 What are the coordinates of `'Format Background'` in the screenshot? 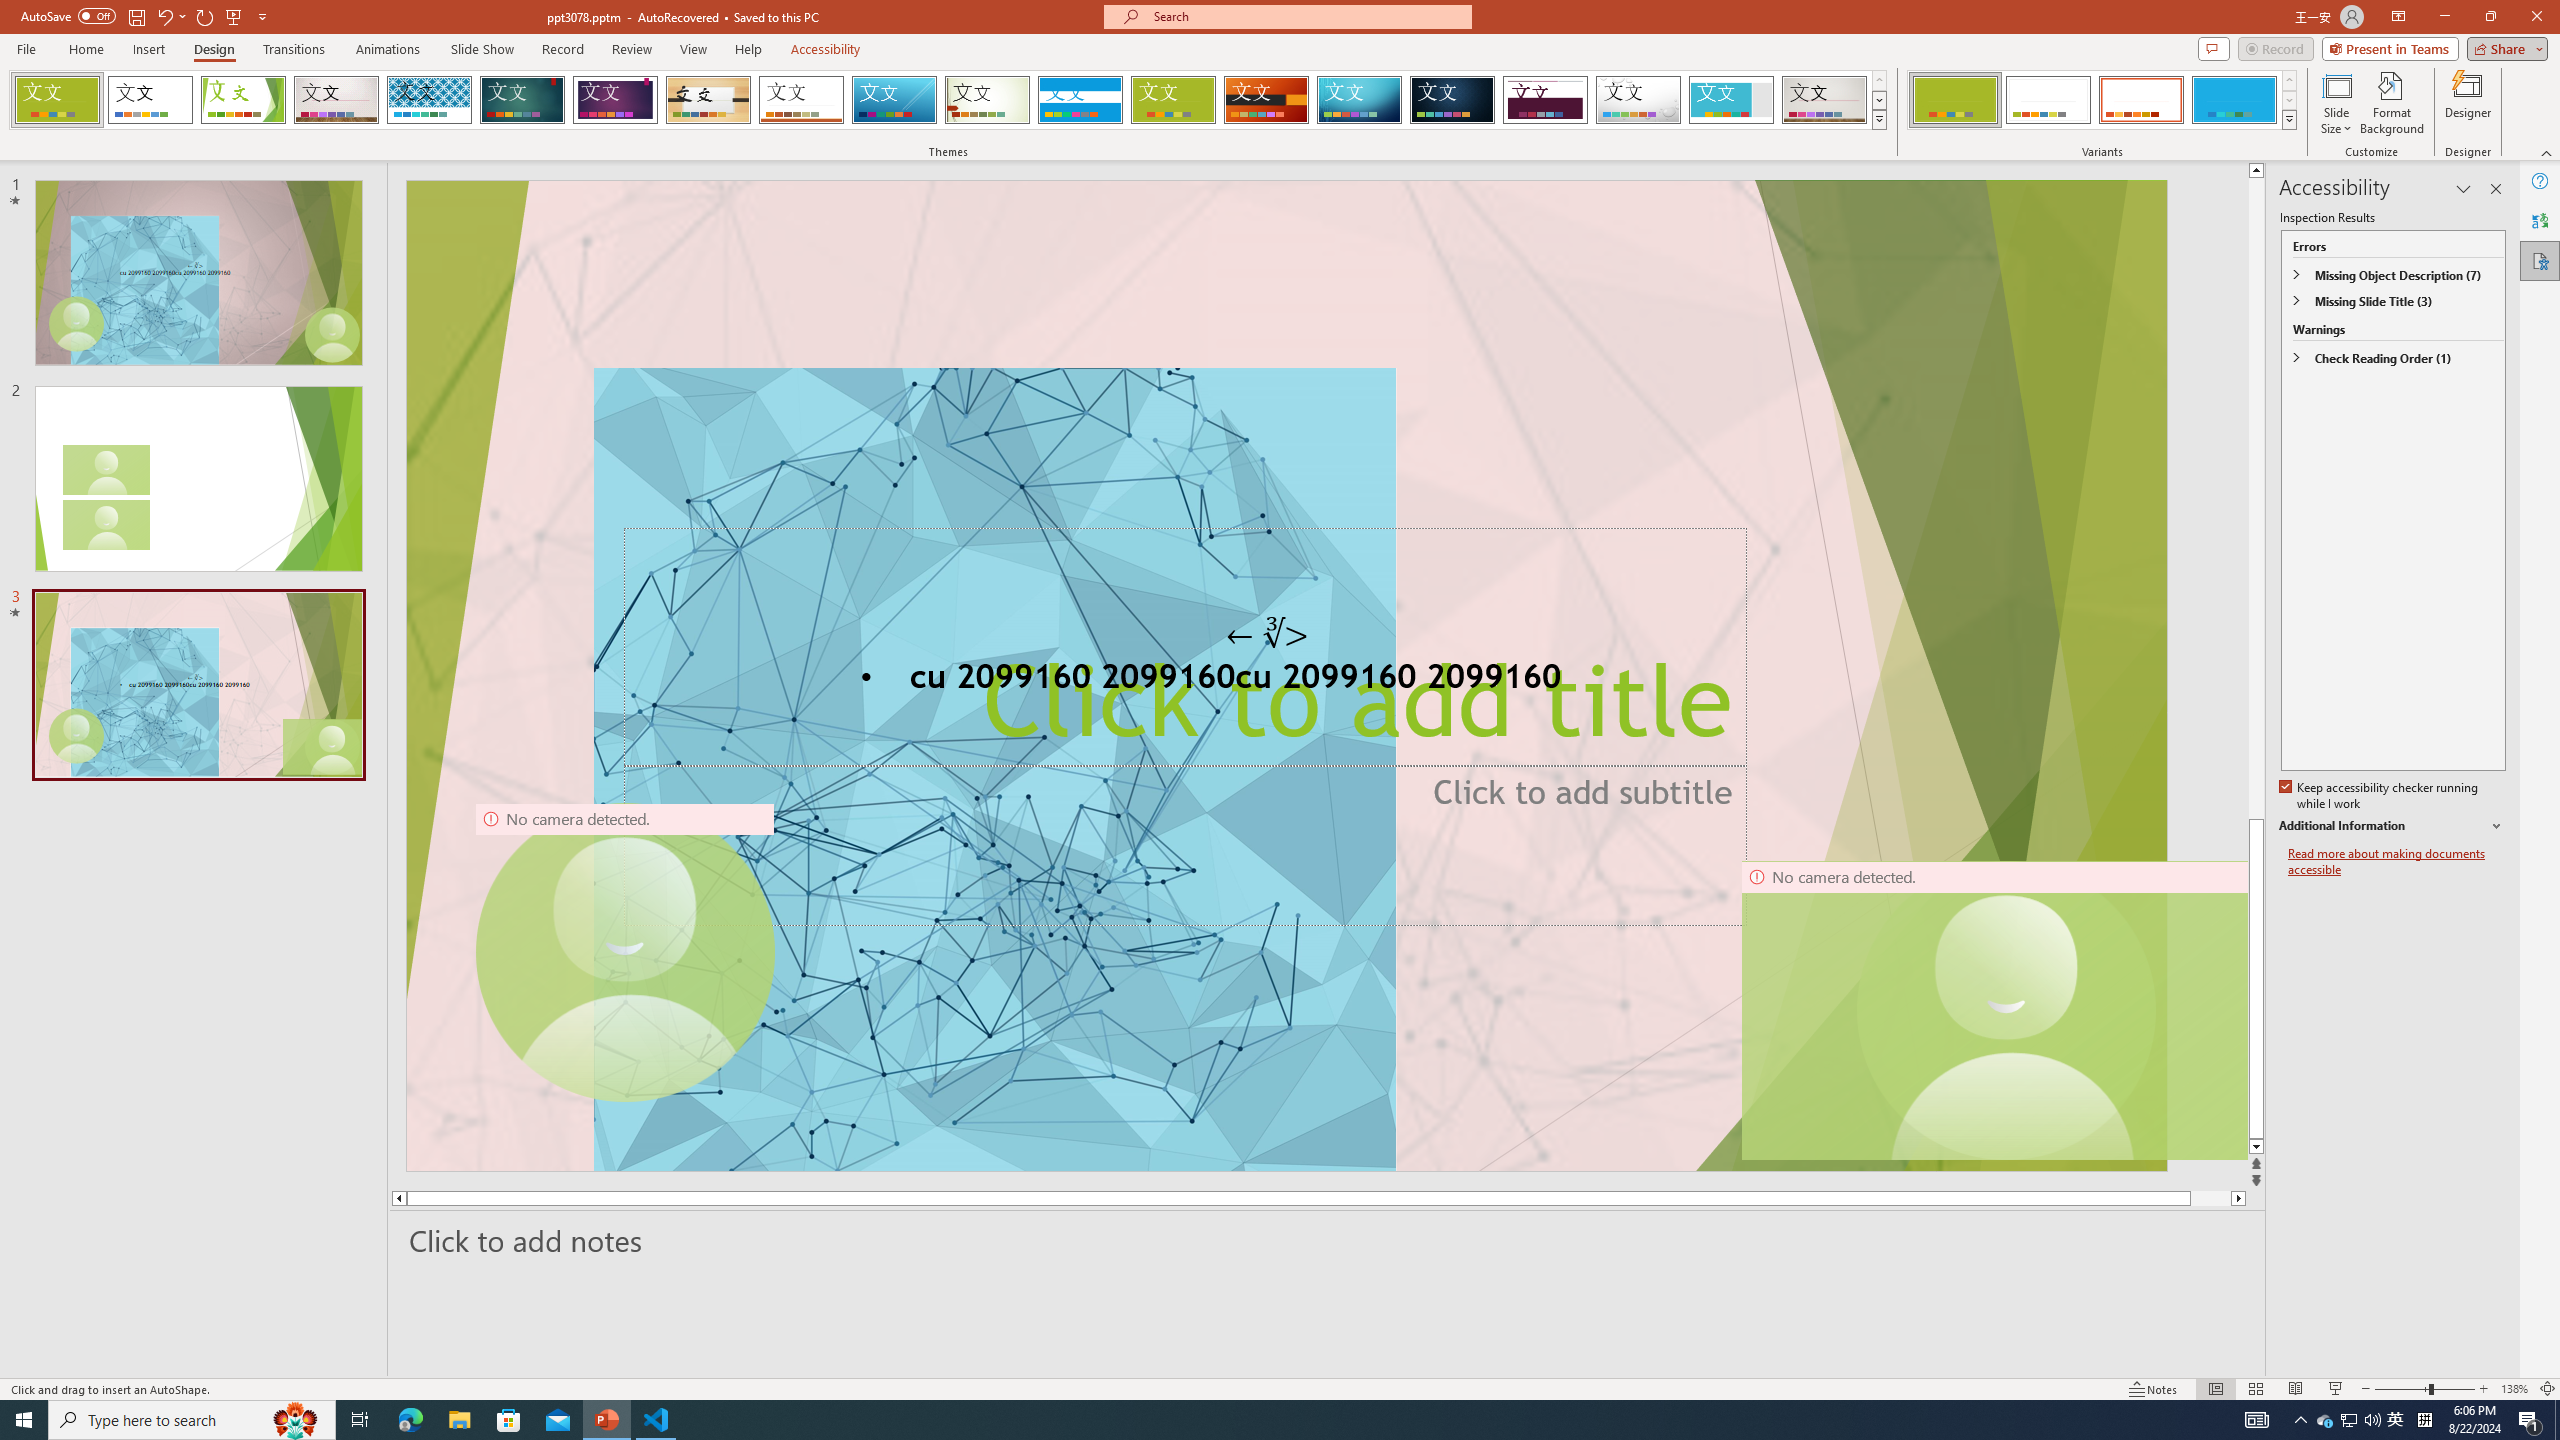 It's located at (2392, 103).